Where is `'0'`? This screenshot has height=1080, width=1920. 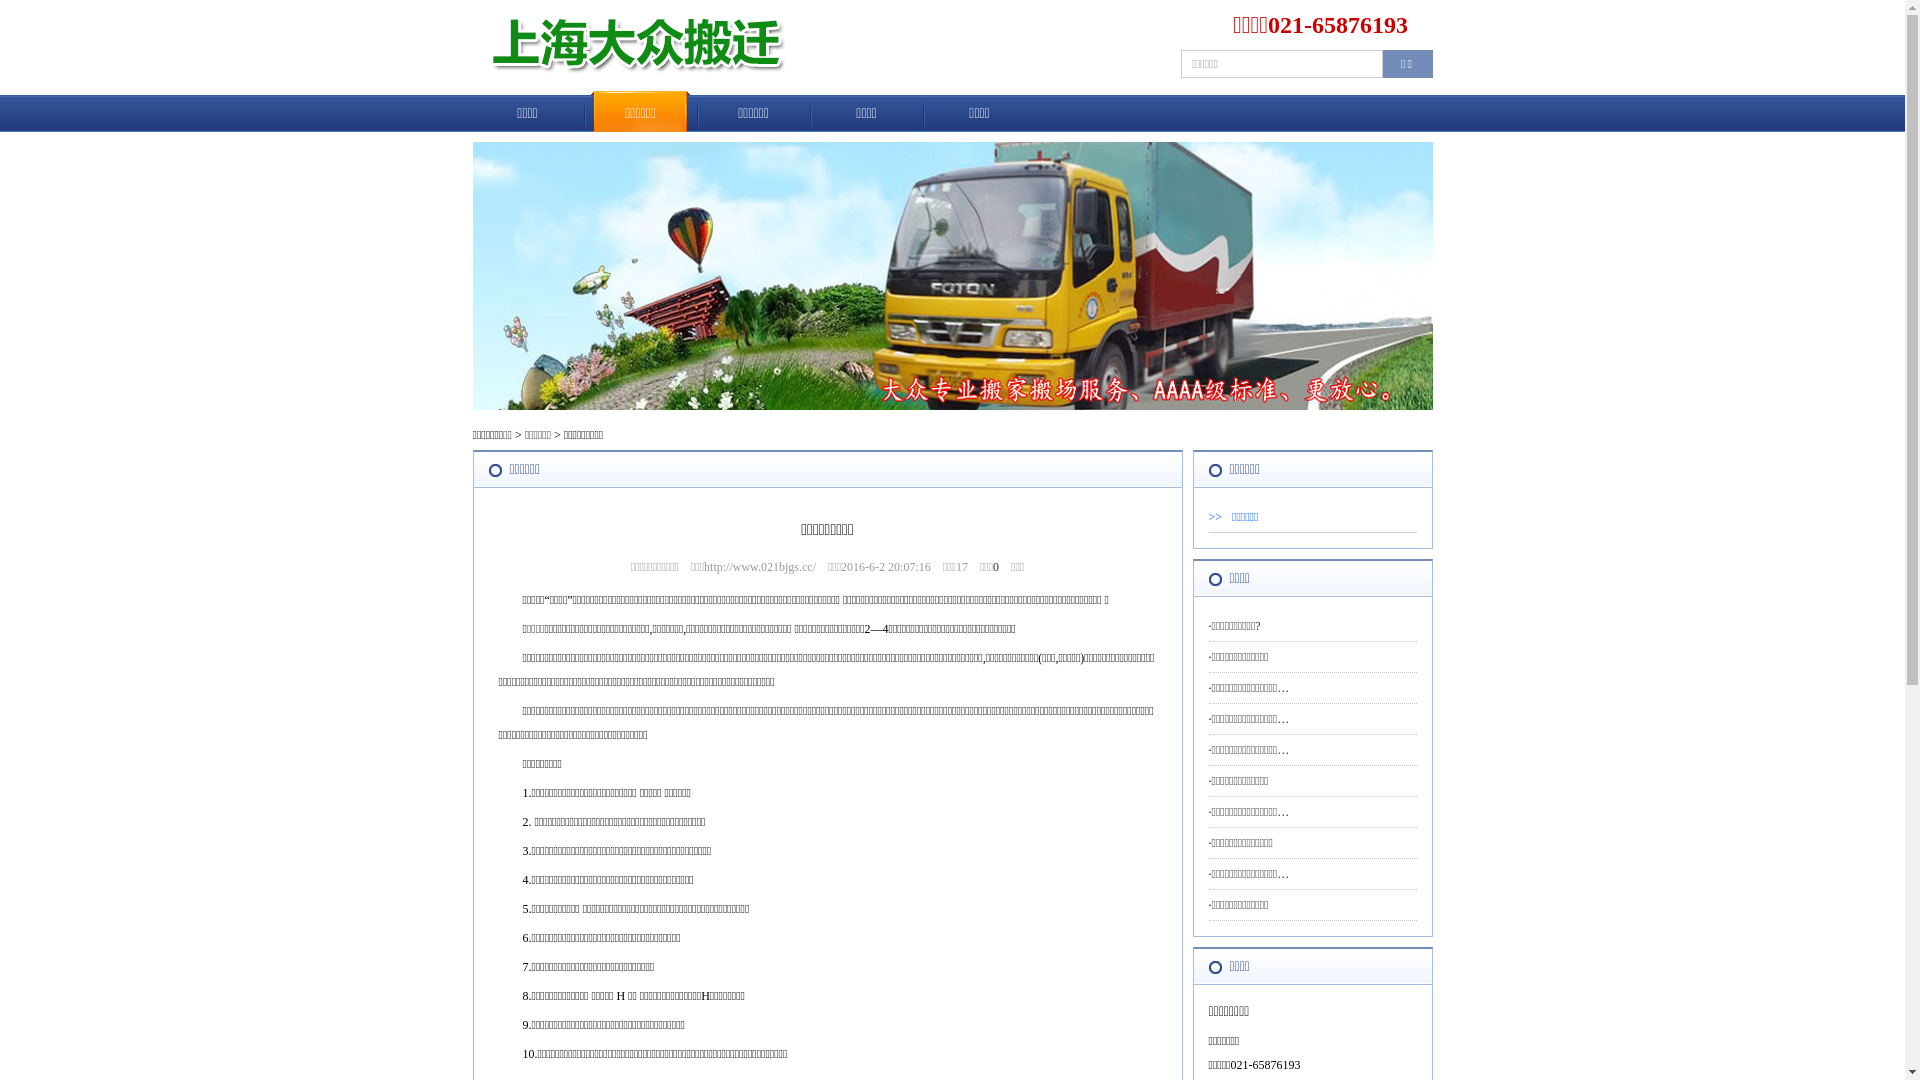 '0' is located at coordinates (996, 567).